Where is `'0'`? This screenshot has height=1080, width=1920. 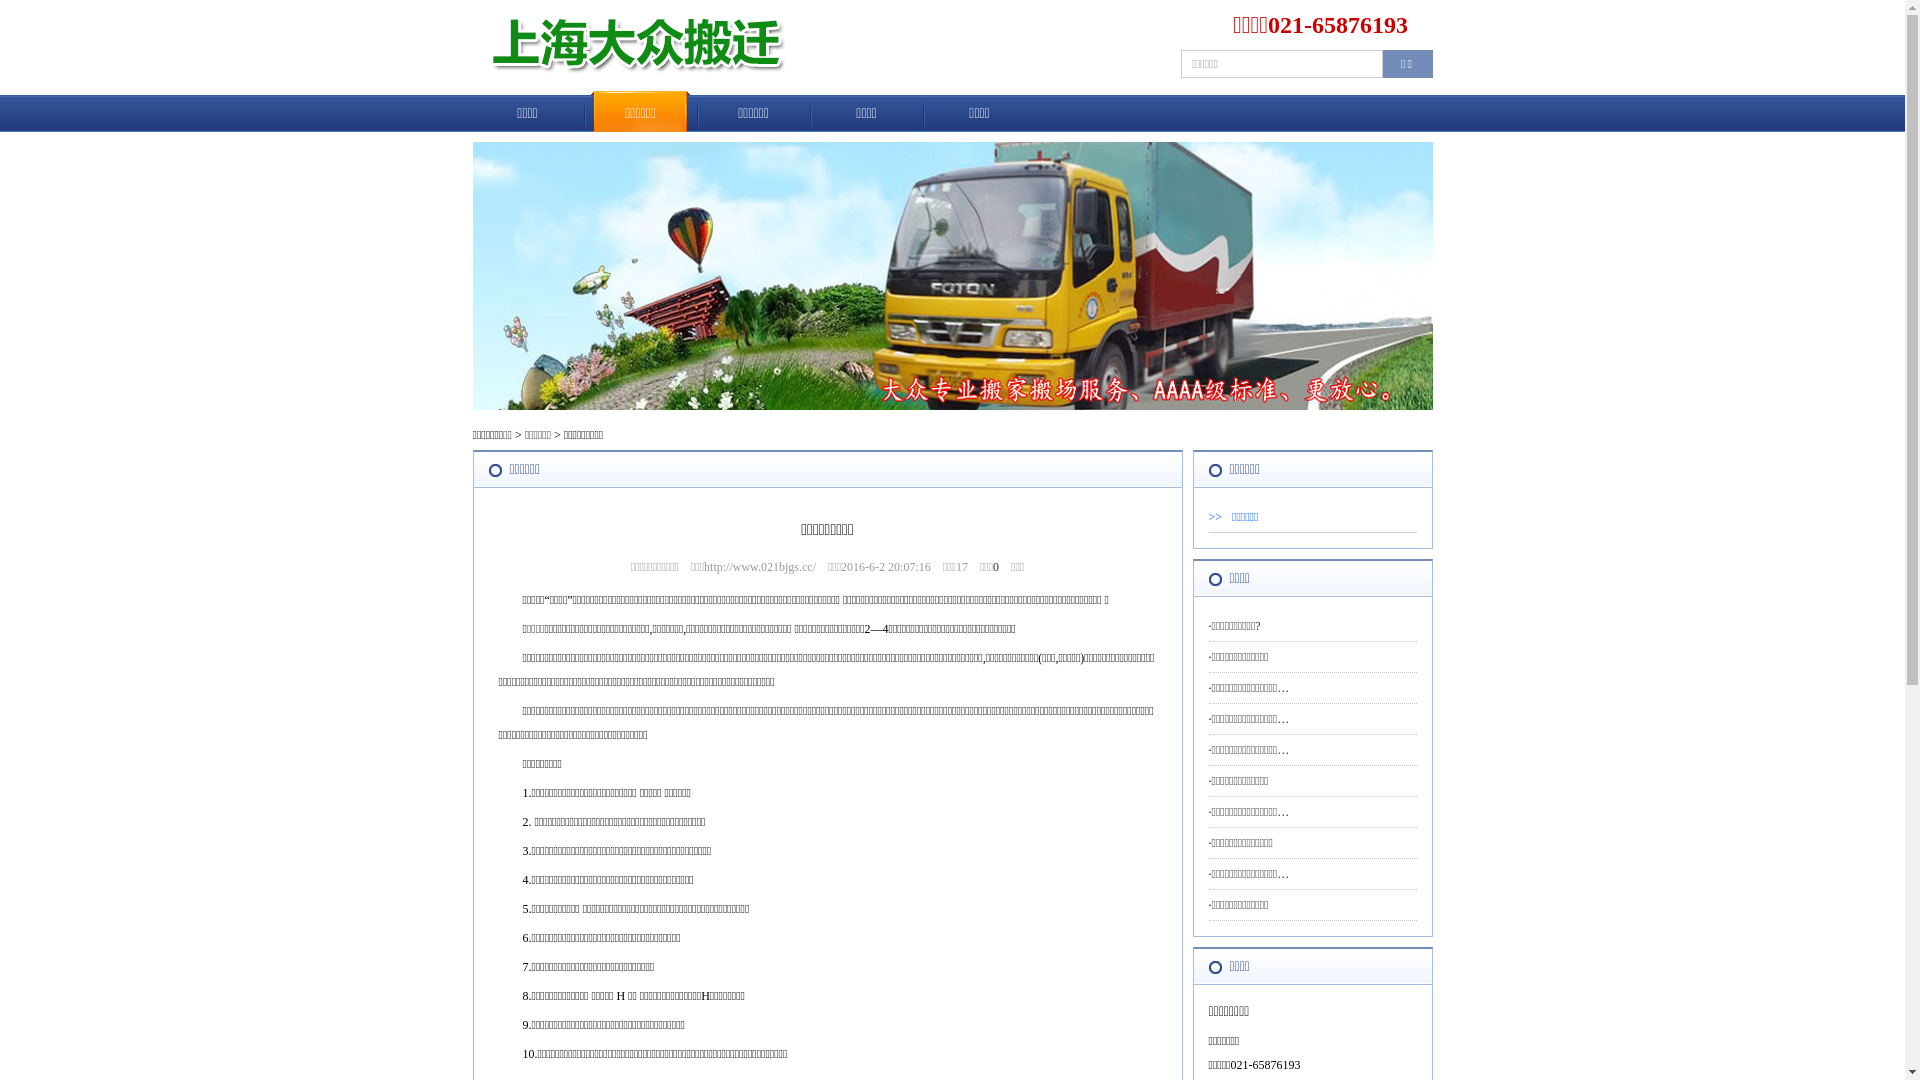 '0' is located at coordinates (996, 567).